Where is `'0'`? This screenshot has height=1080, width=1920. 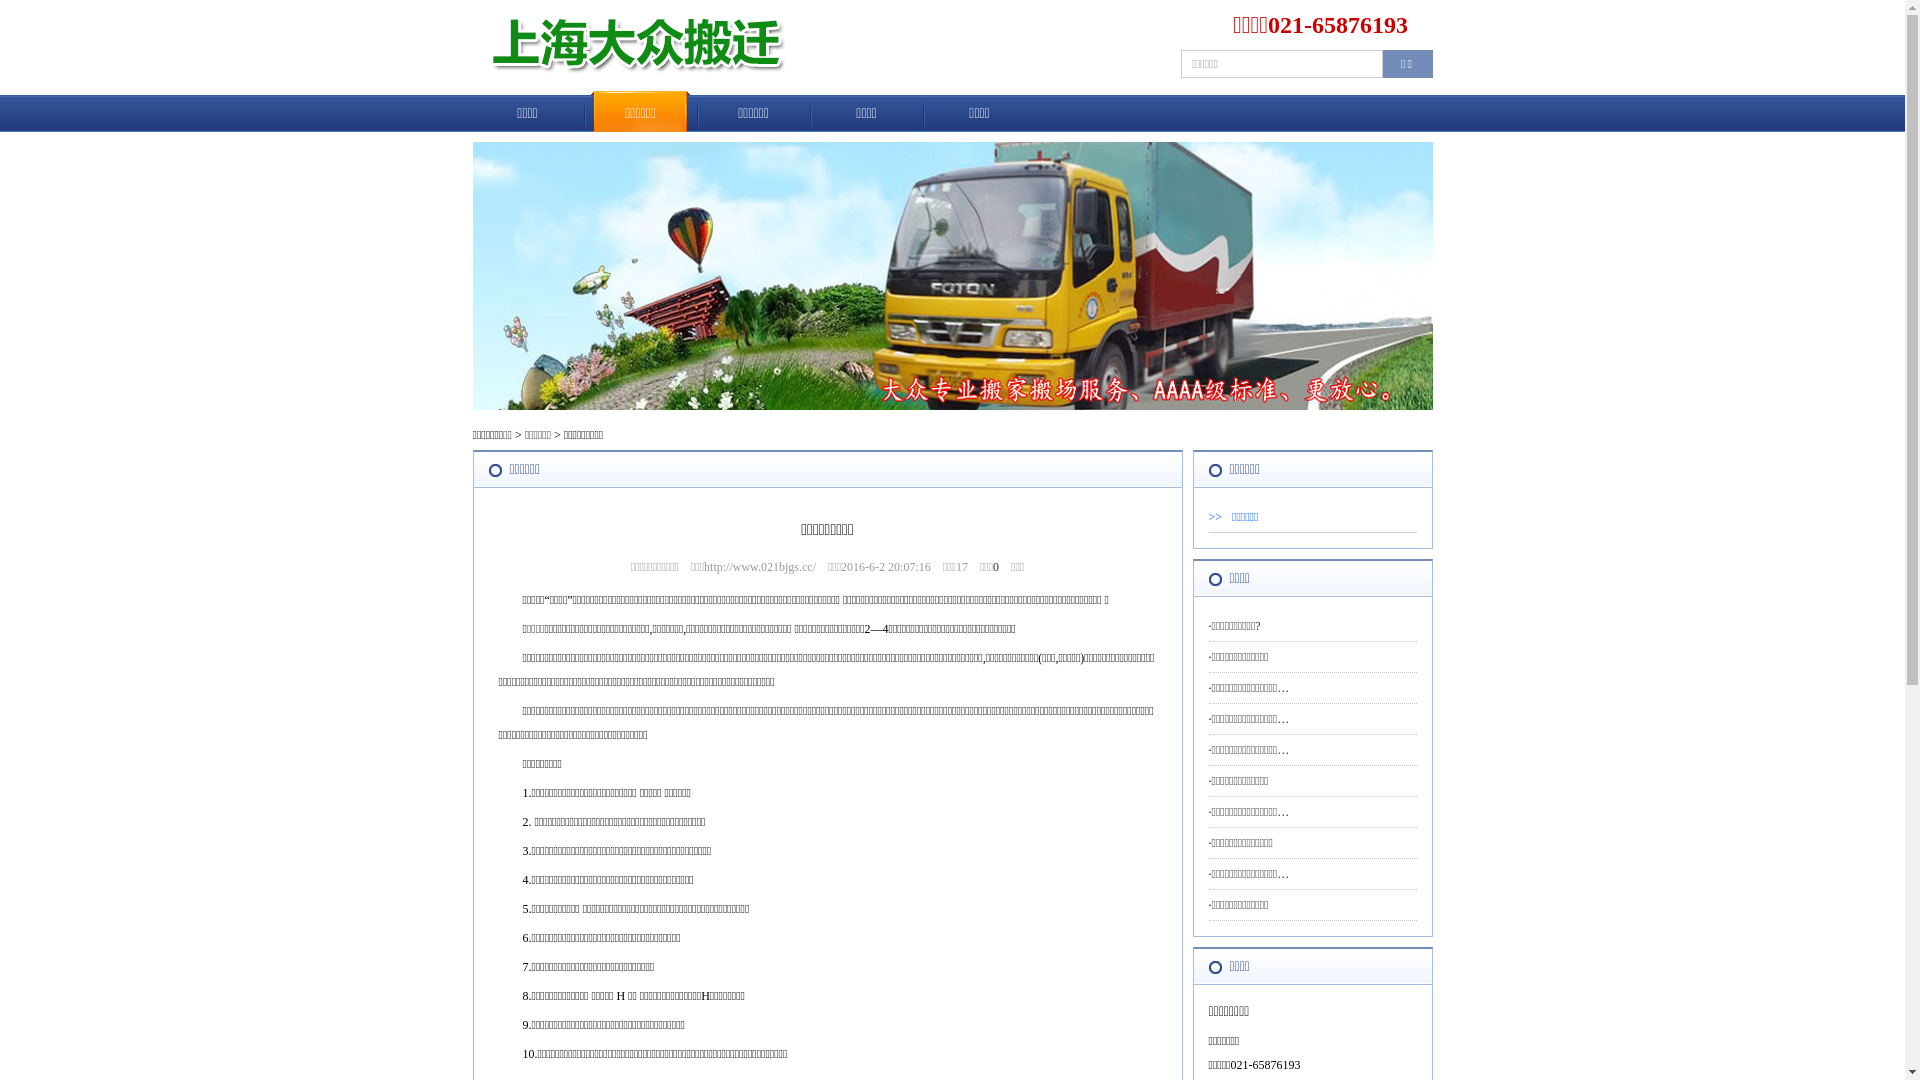 '0' is located at coordinates (996, 567).